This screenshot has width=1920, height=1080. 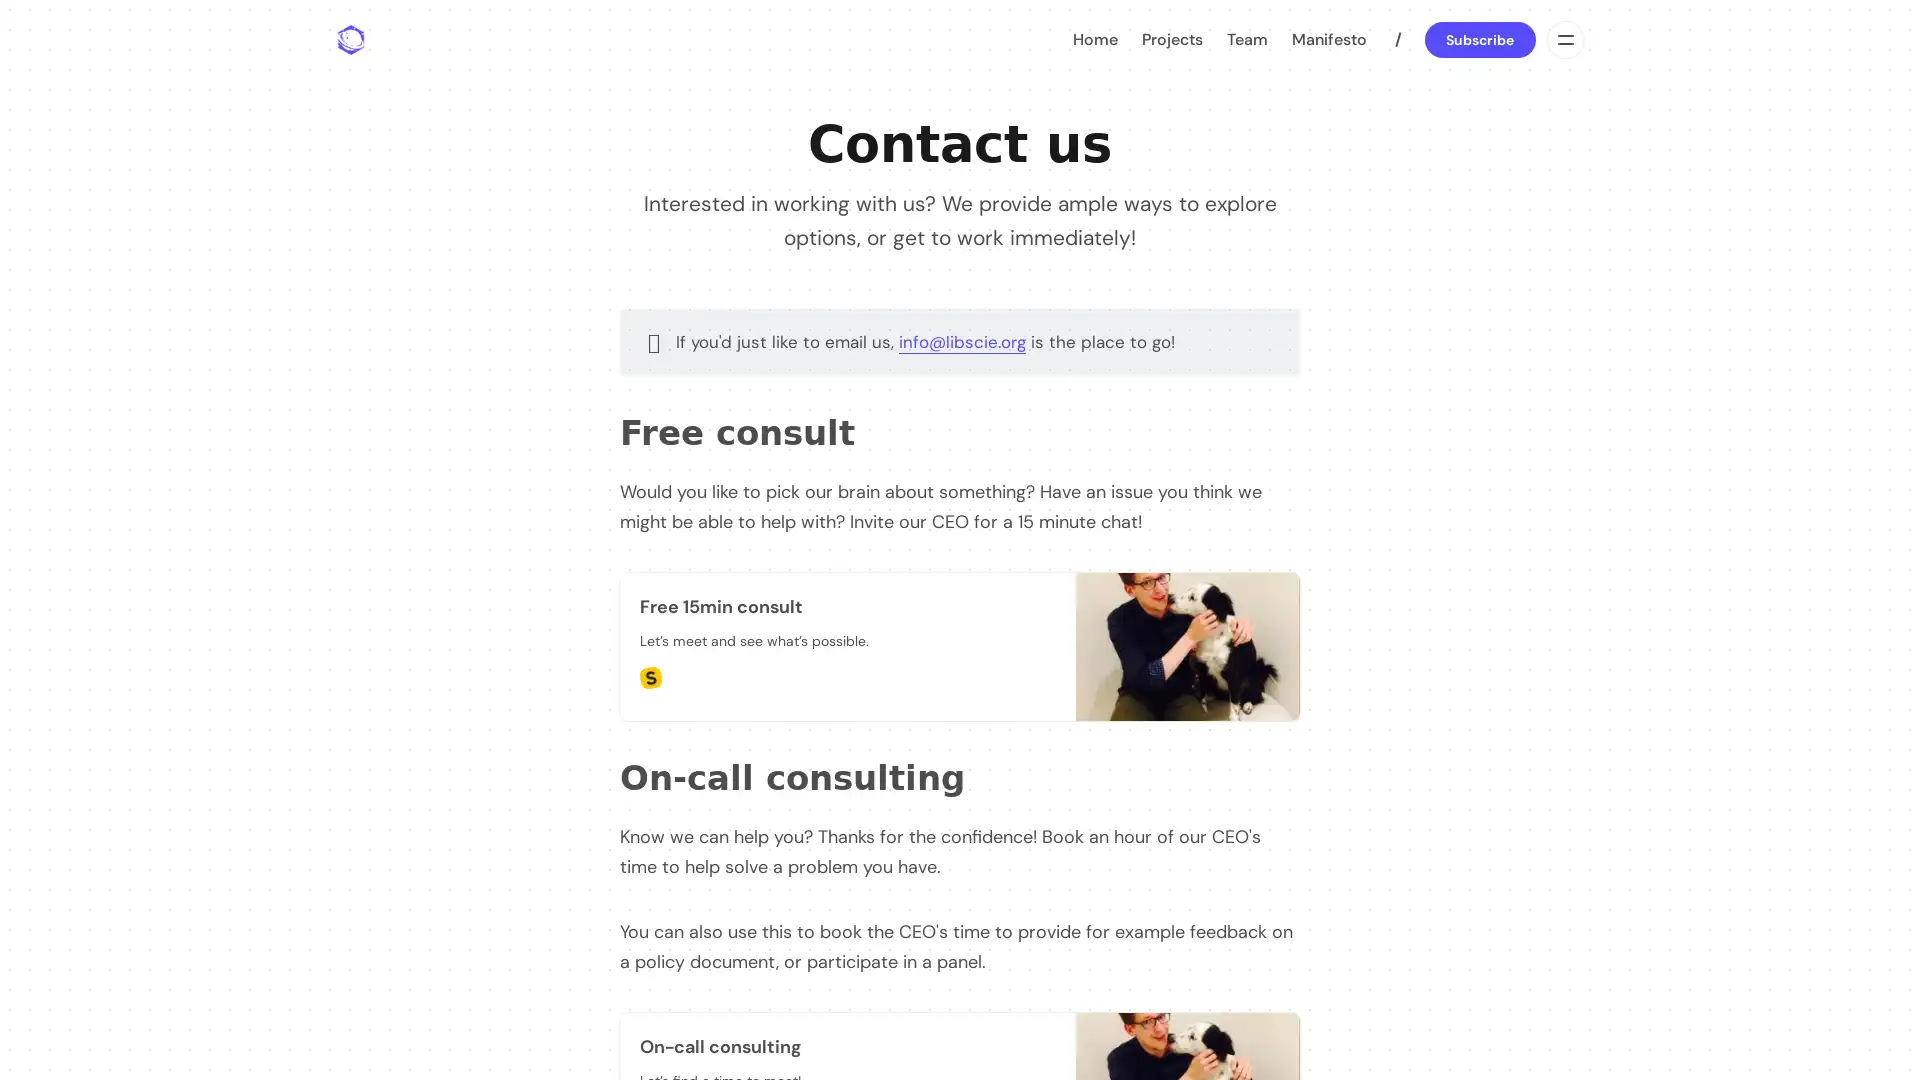 What do you see at coordinates (1563, 39) in the screenshot?
I see `Menu` at bounding box center [1563, 39].